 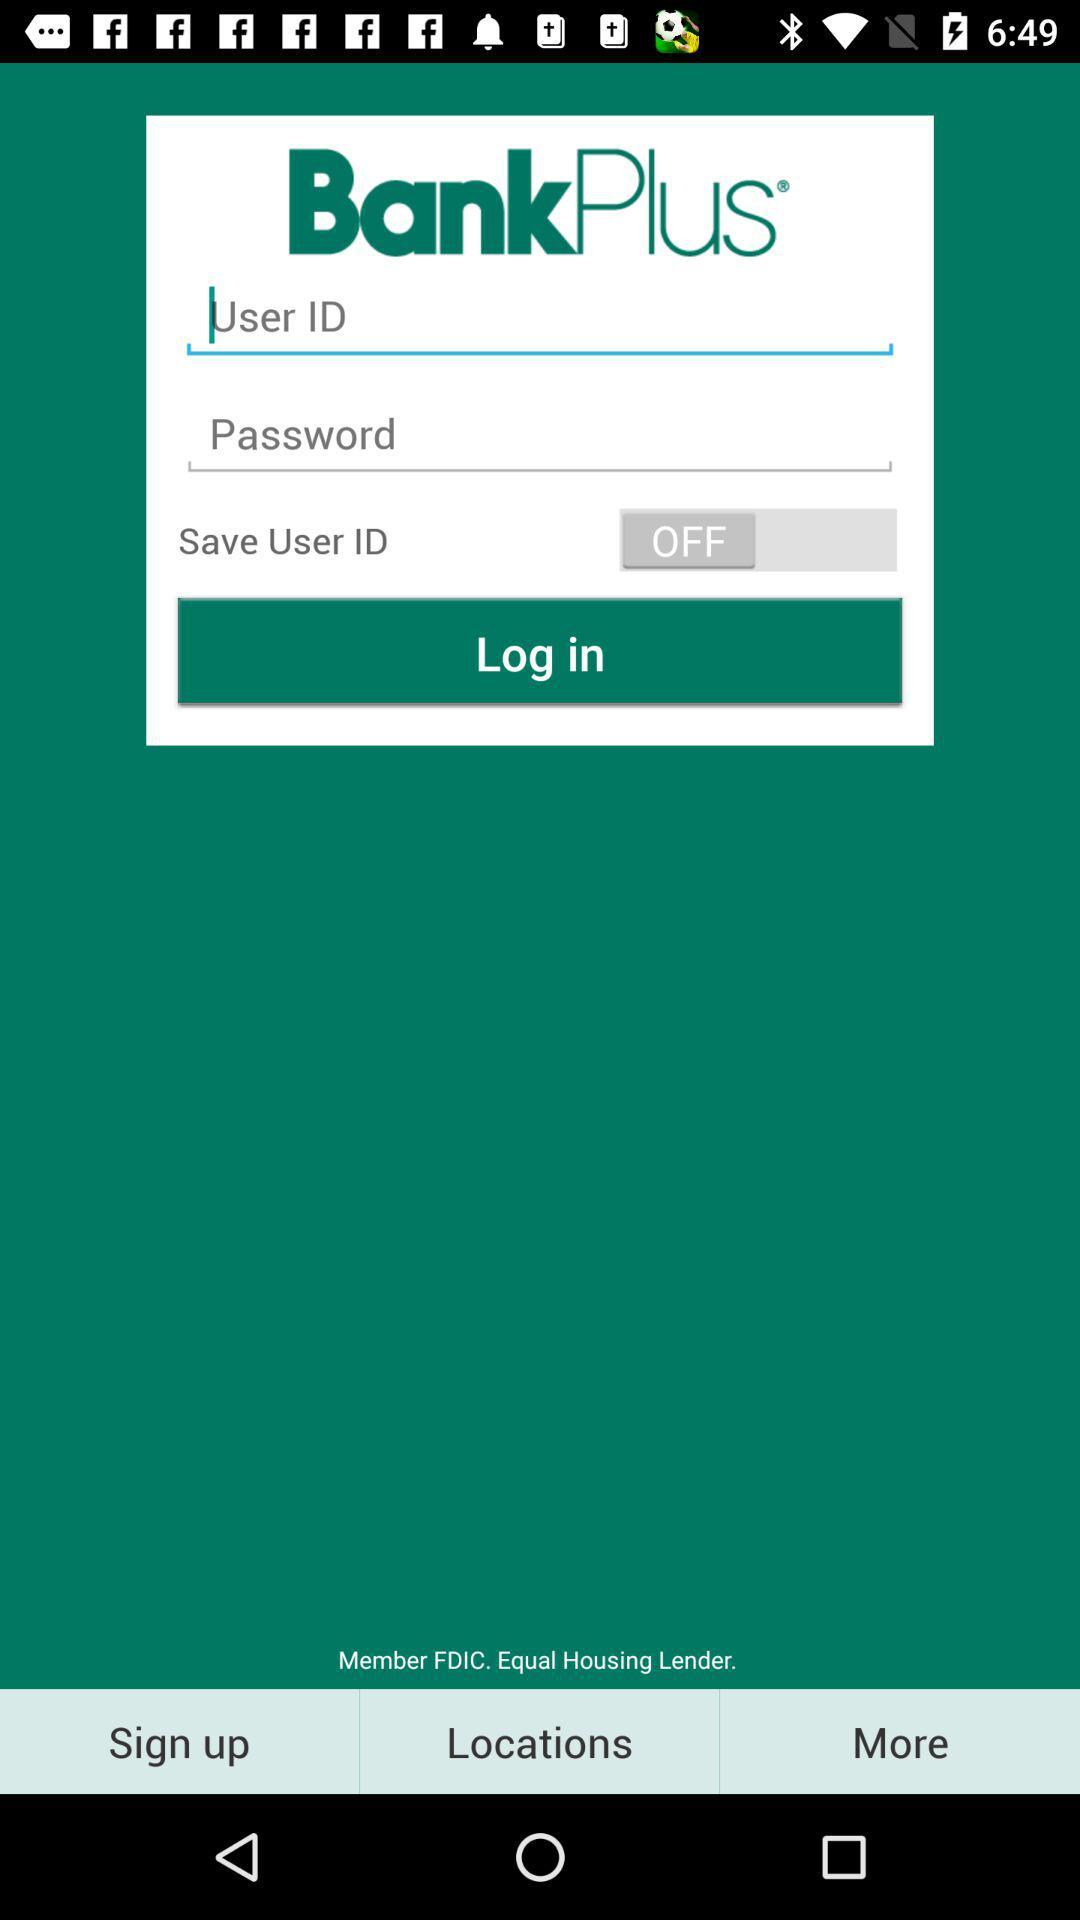 I want to click on the item next to the locations icon, so click(x=898, y=1740).